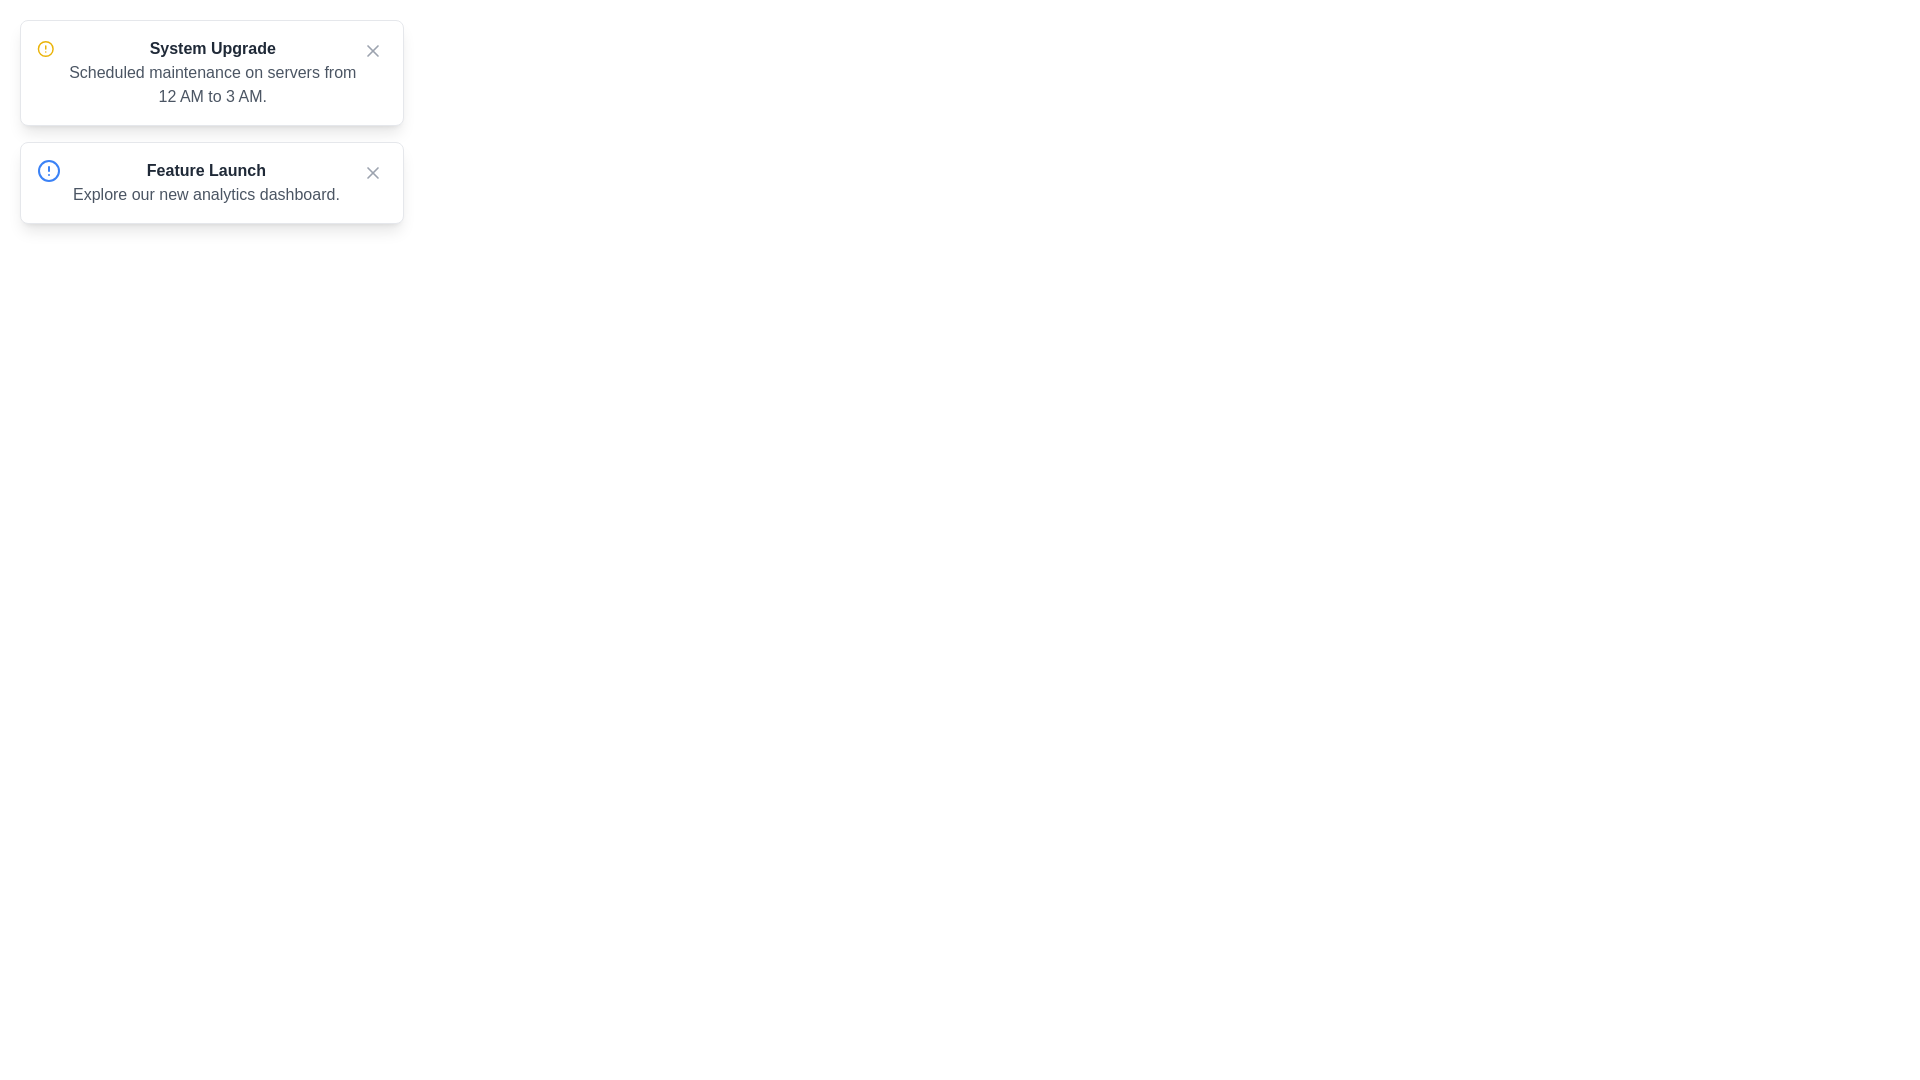 Image resolution: width=1920 pixels, height=1080 pixels. What do you see at coordinates (373, 49) in the screenshot?
I see `the close button of the notification with title System Upgrade` at bounding box center [373, 49].